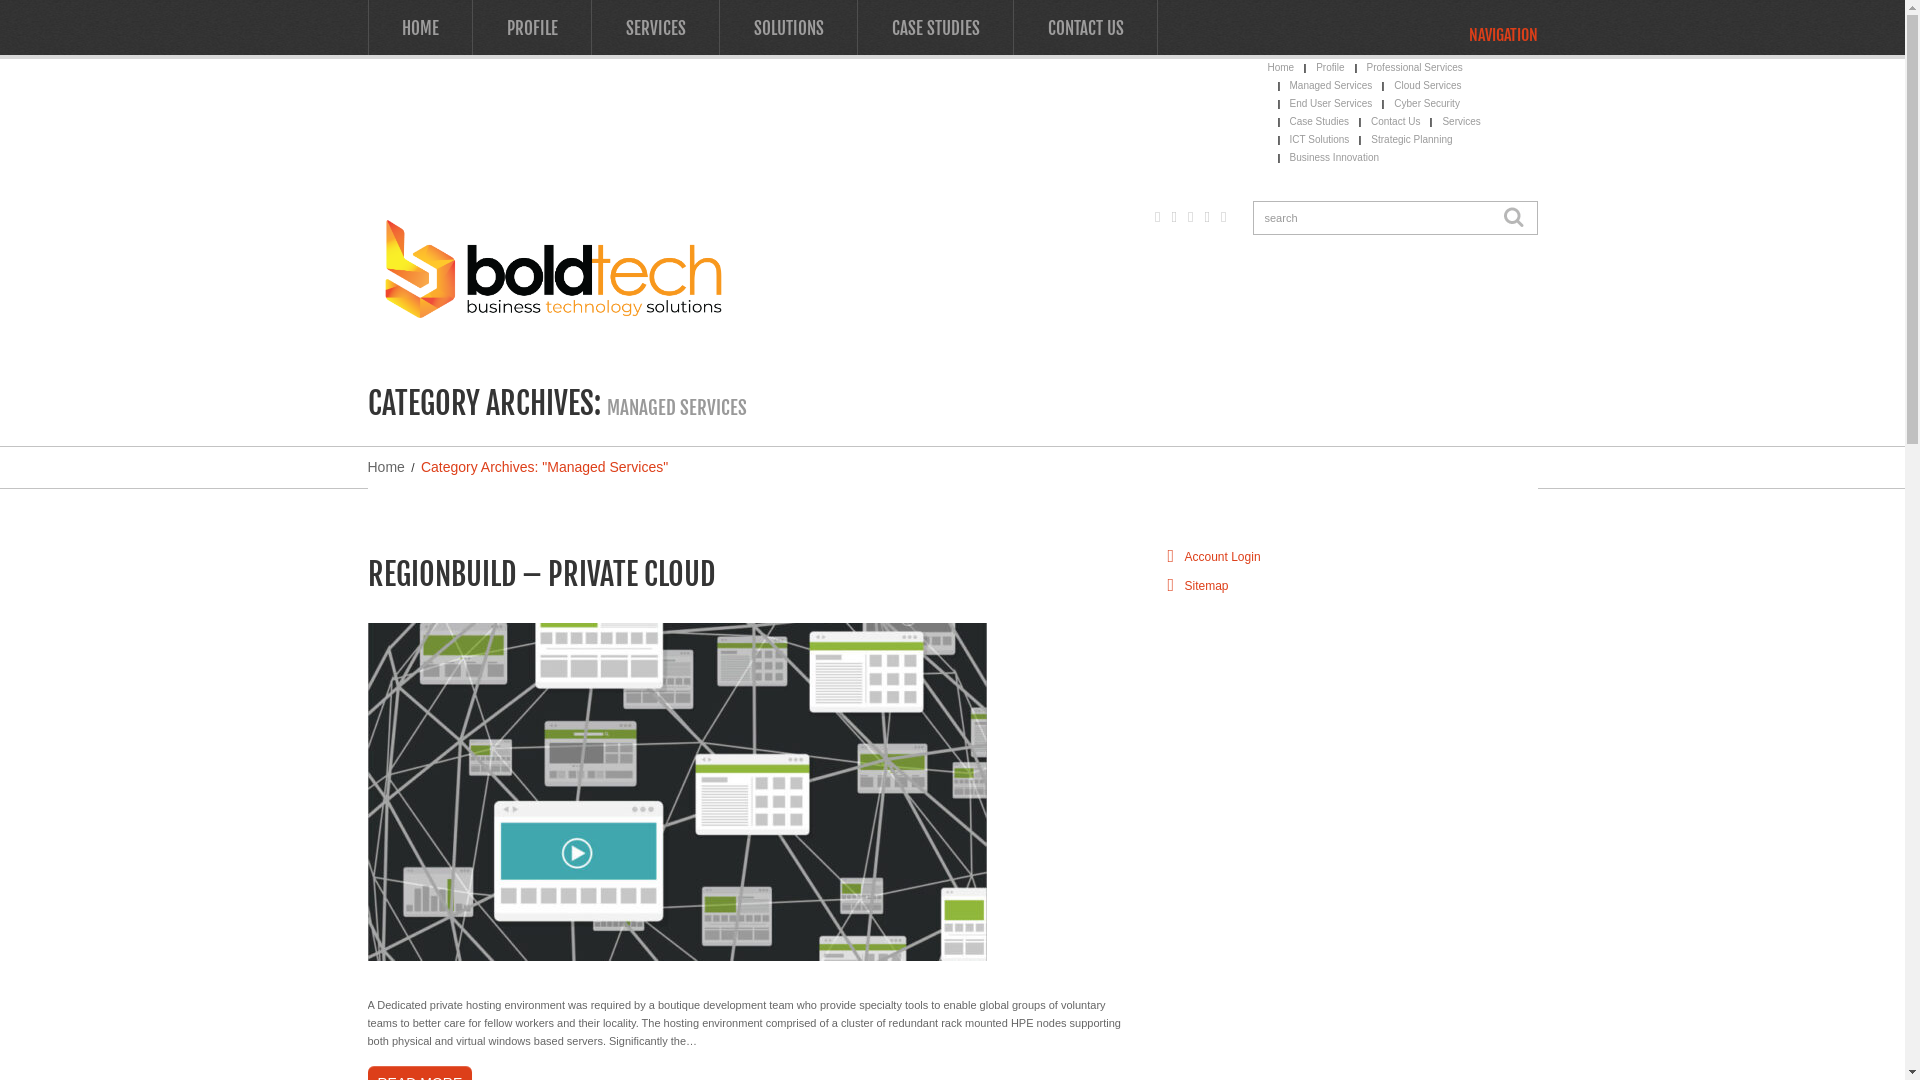  Describe the element at coordinates (1426, 84) in the screenshot. I see `'Cloud Services'` at that location.